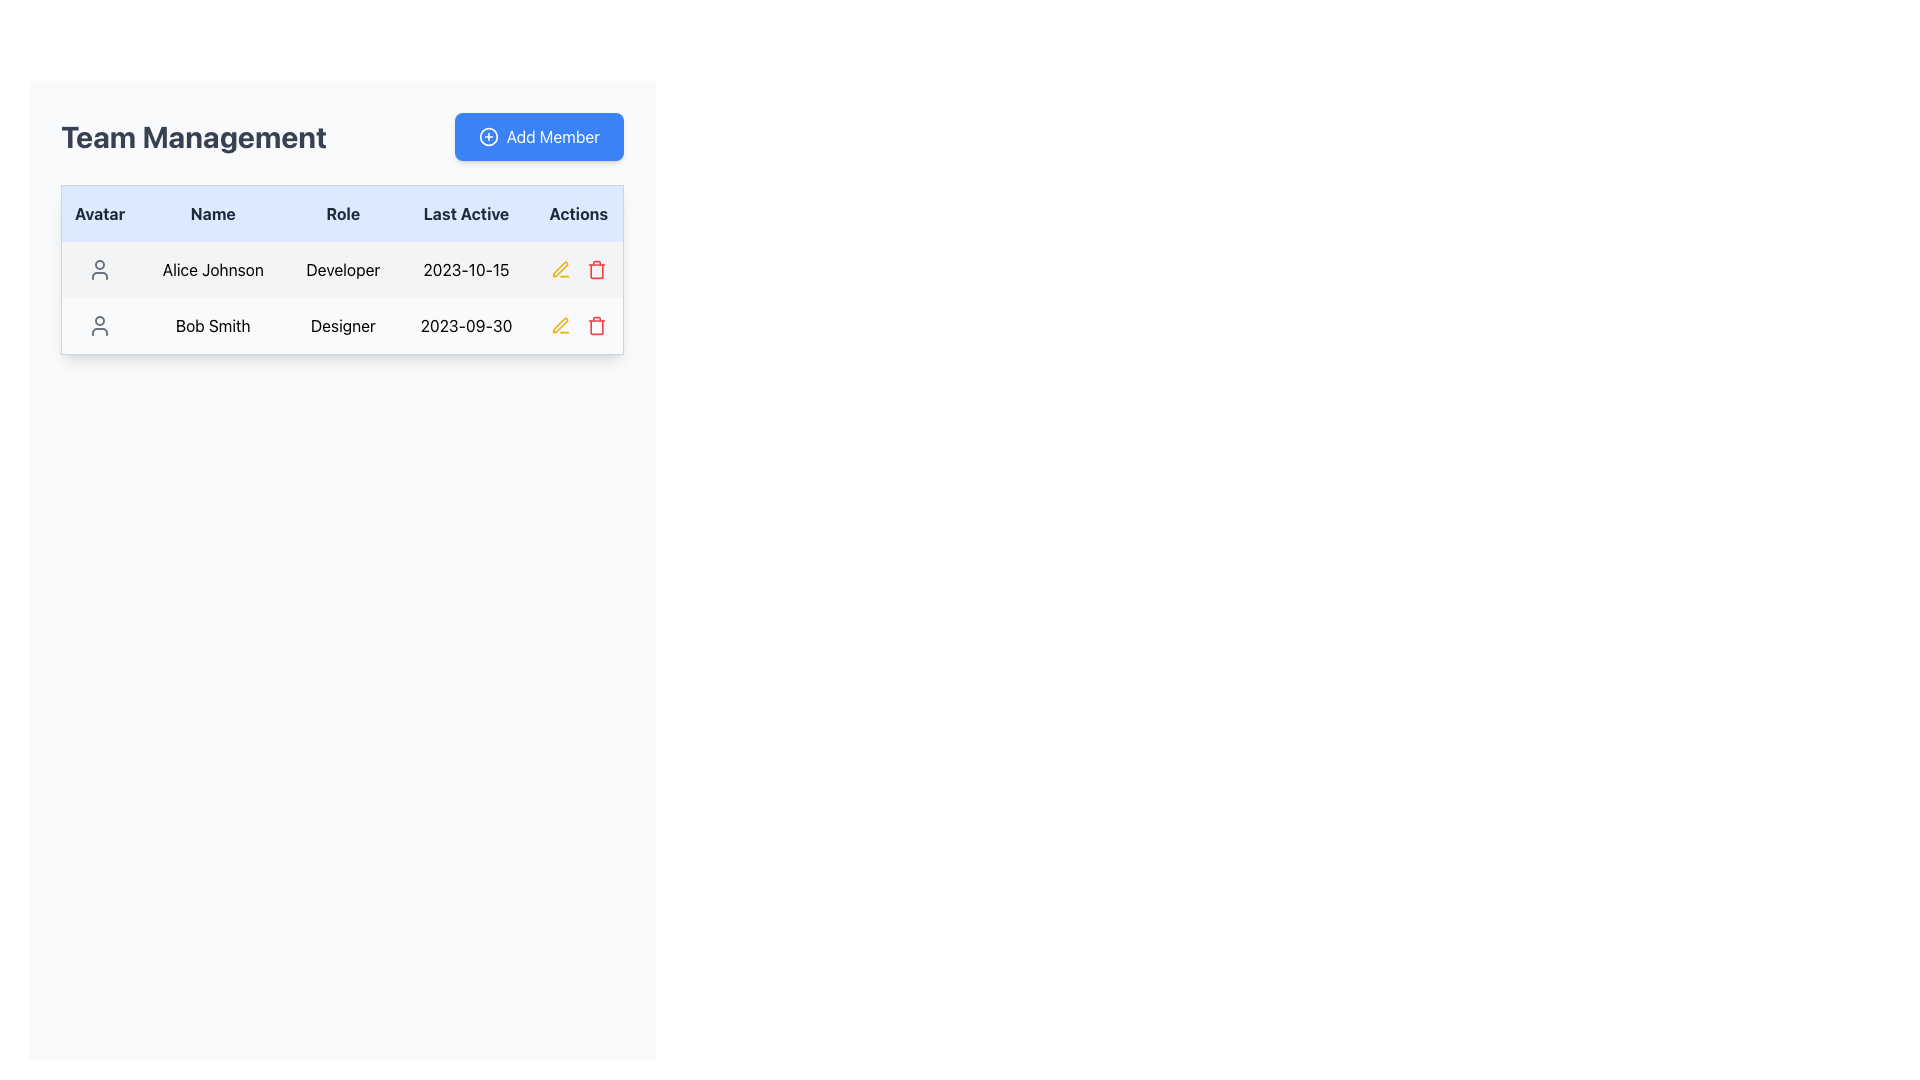 The image size is (1920, 1080). I want to click on the table header indicating the last active date of team members, located as the fourth column between 'Role' and 'Actions', so click(465, 213).